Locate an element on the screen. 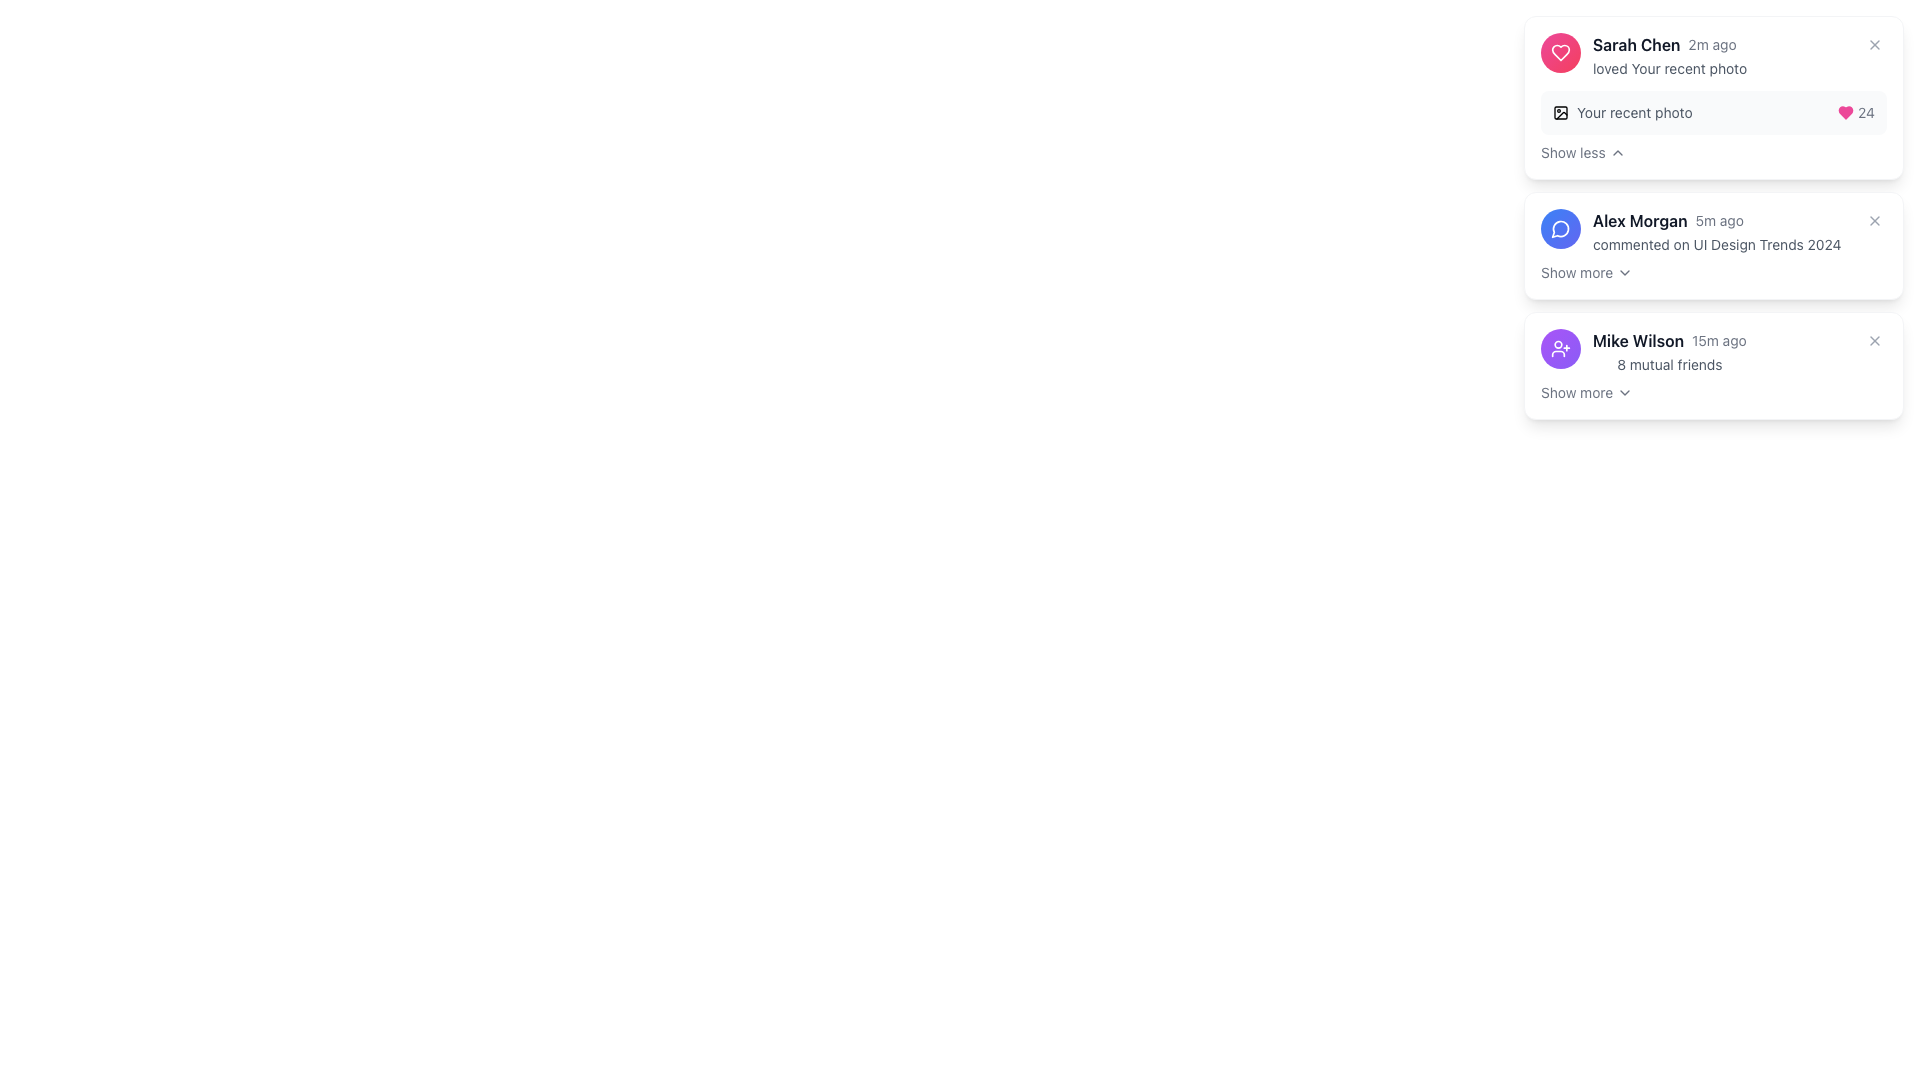 The image size is (1920, 1080). the 'Show more' text label in gray font is located at coordinates (1576, 273).